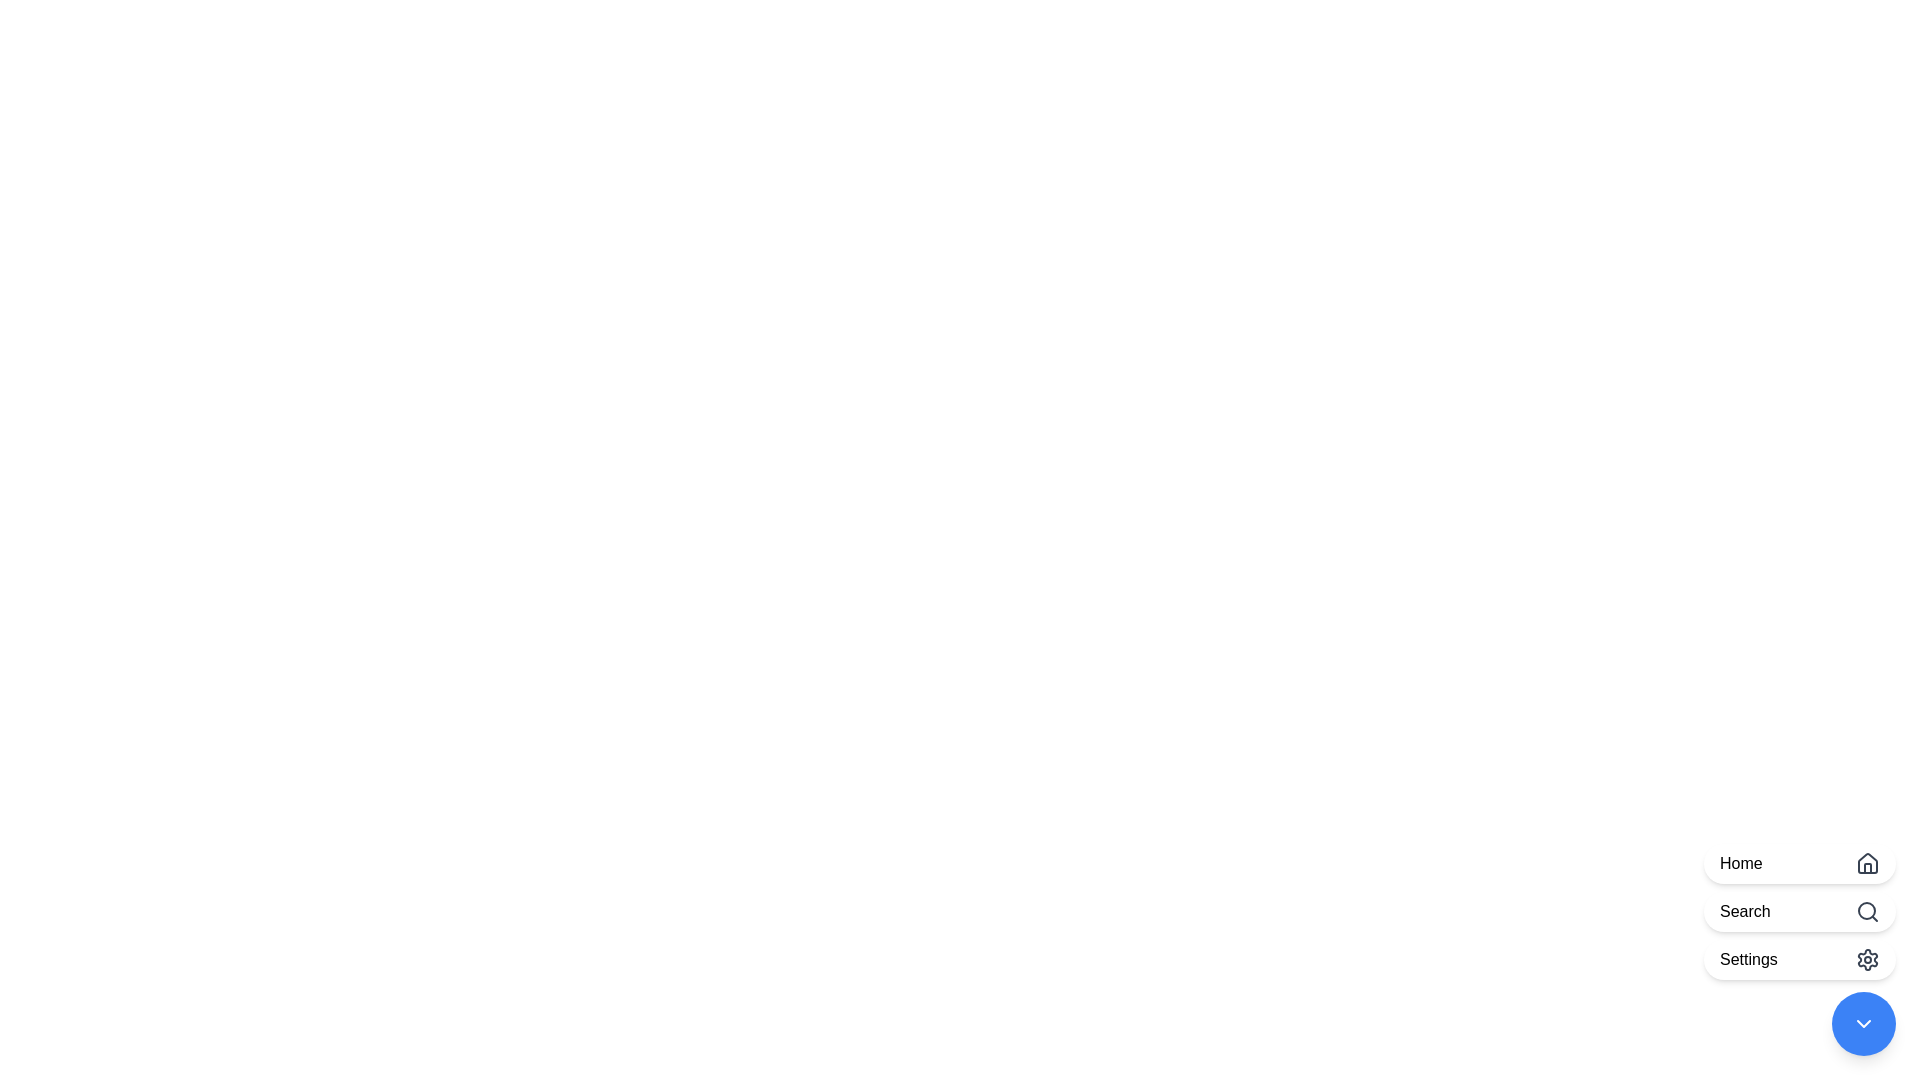 The width and height of the screenshot is (1920, 1080). Describe the element at coordinates (1740, 863) in the screenshot. I see `the Text Label indicating the current navigation option, positioned to the left of the house icon in the bottom-right corner of the interface` at that location.